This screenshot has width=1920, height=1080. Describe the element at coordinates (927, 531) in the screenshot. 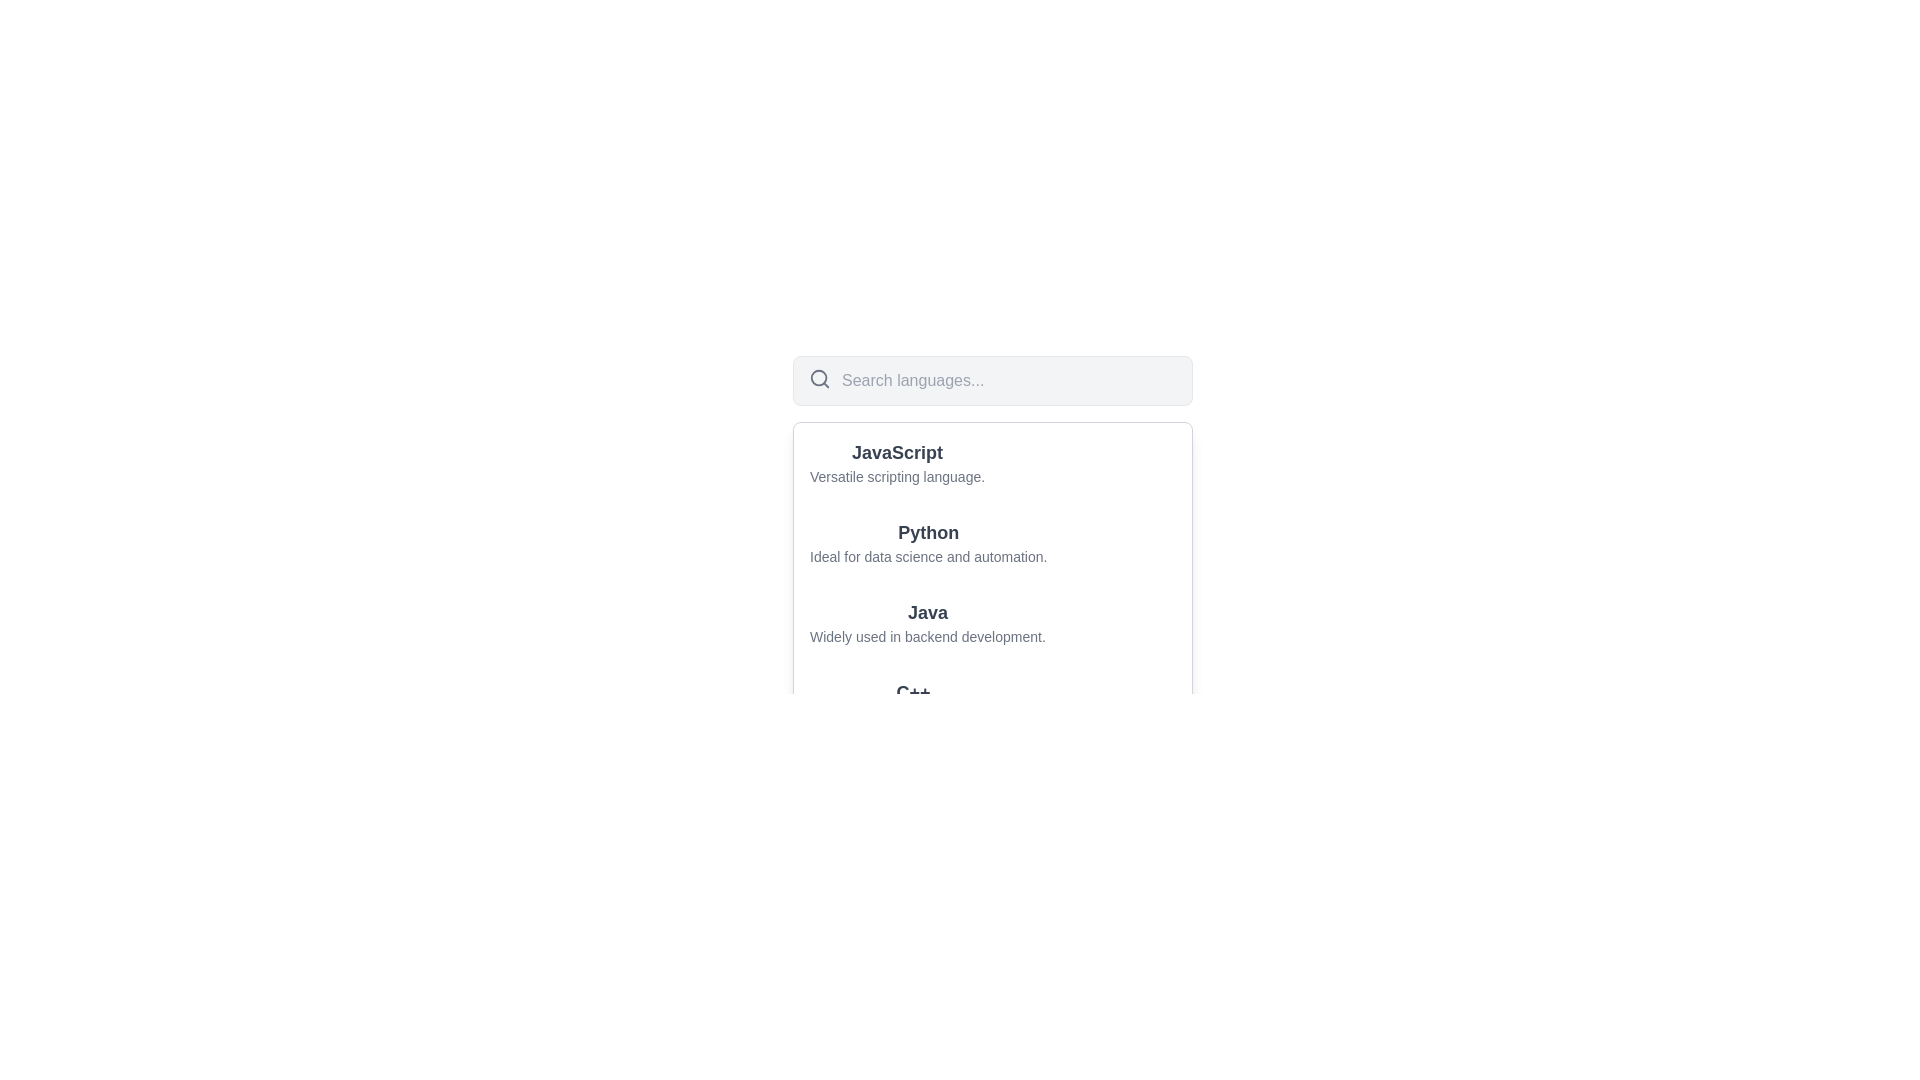

I see `the text label displaying 'Python', which is styled in bold and is larger than the surrounding text, located between the 'JavaScript' and 'Java' labels` at that location.